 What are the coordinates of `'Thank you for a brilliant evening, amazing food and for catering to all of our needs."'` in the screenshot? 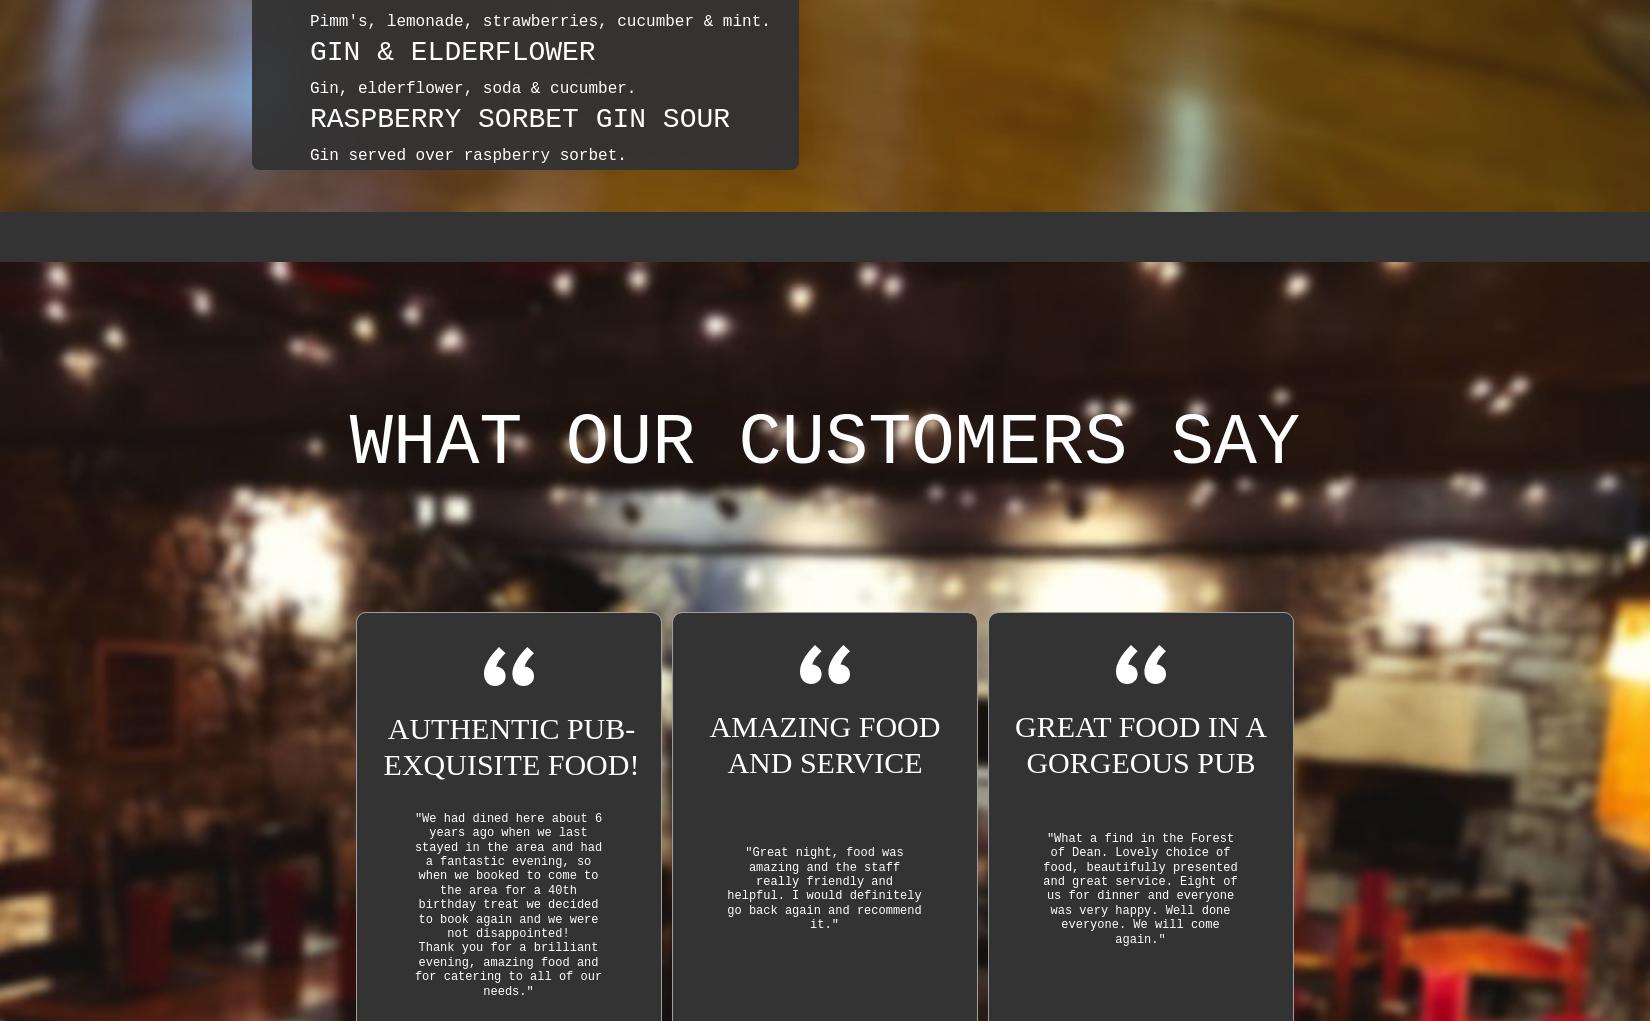 It's located at (507, 968).